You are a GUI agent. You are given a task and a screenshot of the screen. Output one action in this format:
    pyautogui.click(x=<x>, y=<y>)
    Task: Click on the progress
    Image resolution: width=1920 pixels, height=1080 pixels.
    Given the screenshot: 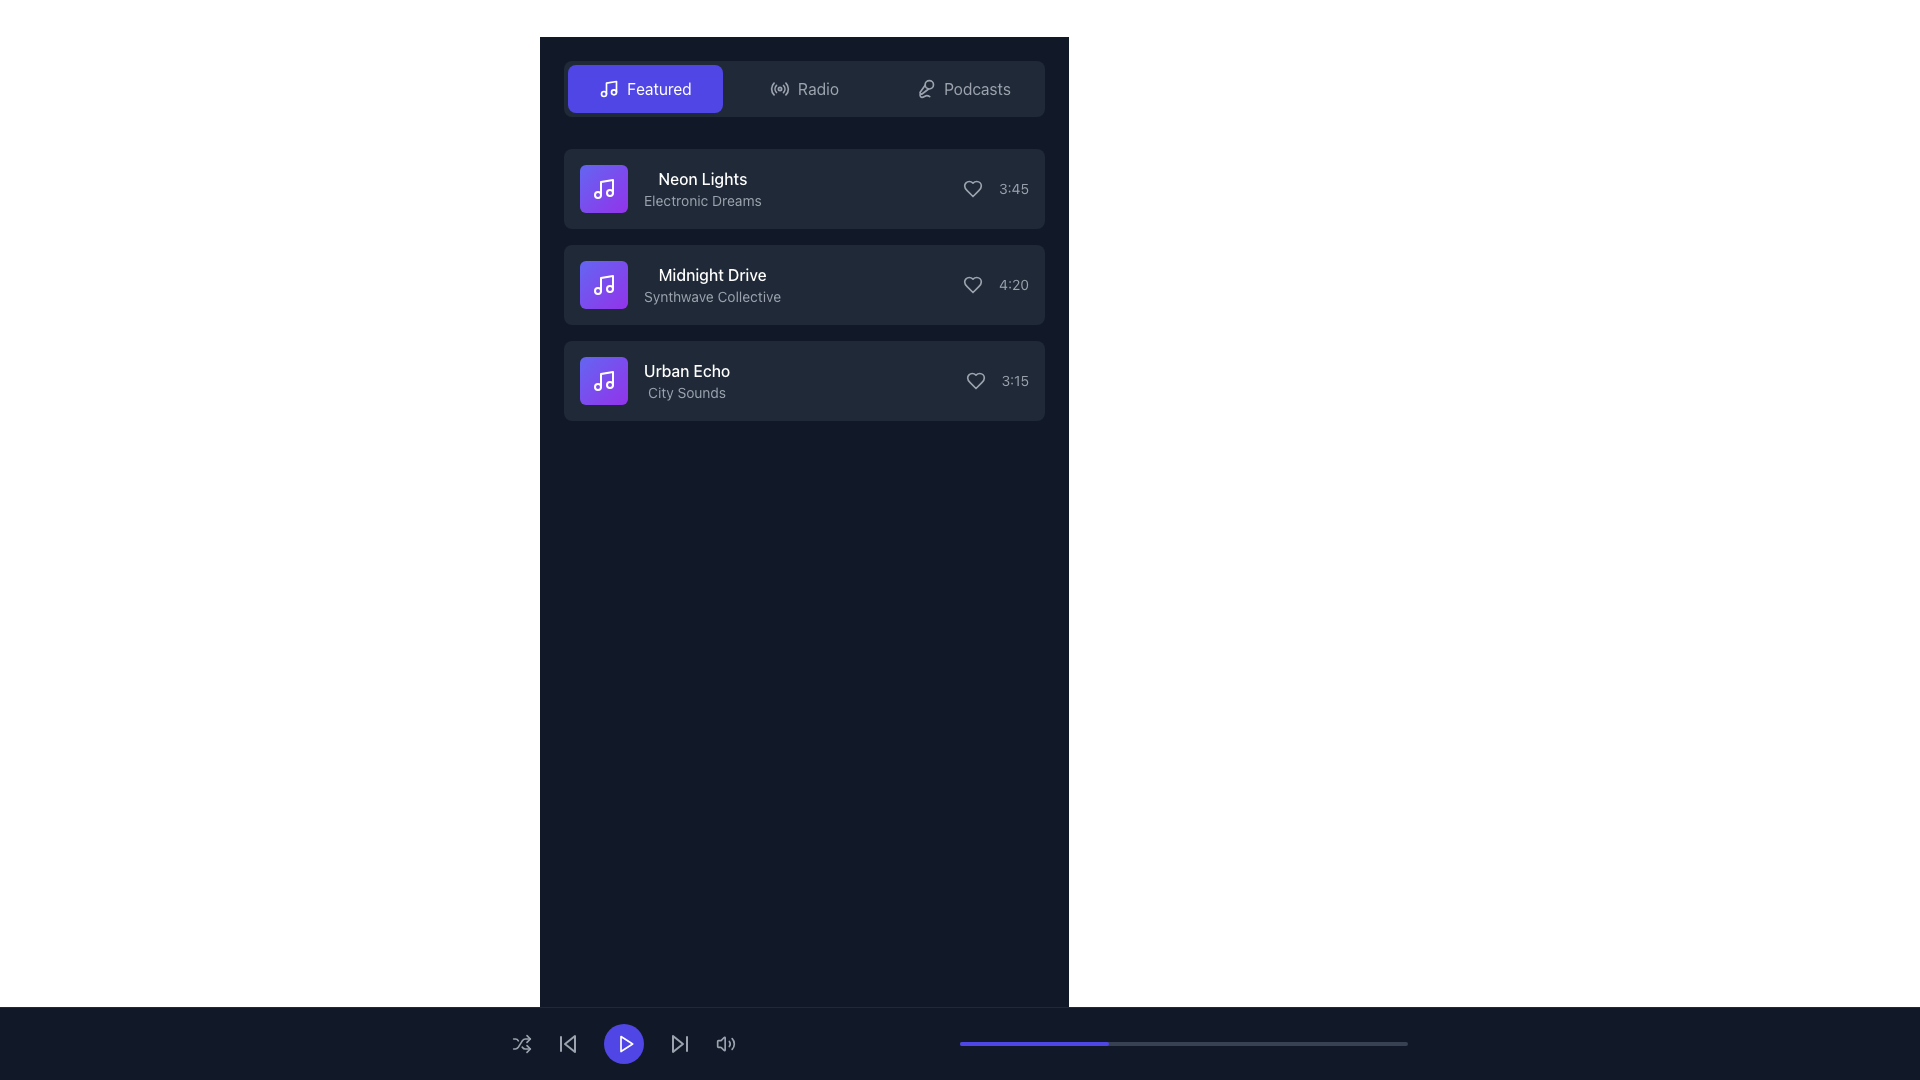 What is the action you would take?
    pyautogui.click(x=1084, y=1043)
    